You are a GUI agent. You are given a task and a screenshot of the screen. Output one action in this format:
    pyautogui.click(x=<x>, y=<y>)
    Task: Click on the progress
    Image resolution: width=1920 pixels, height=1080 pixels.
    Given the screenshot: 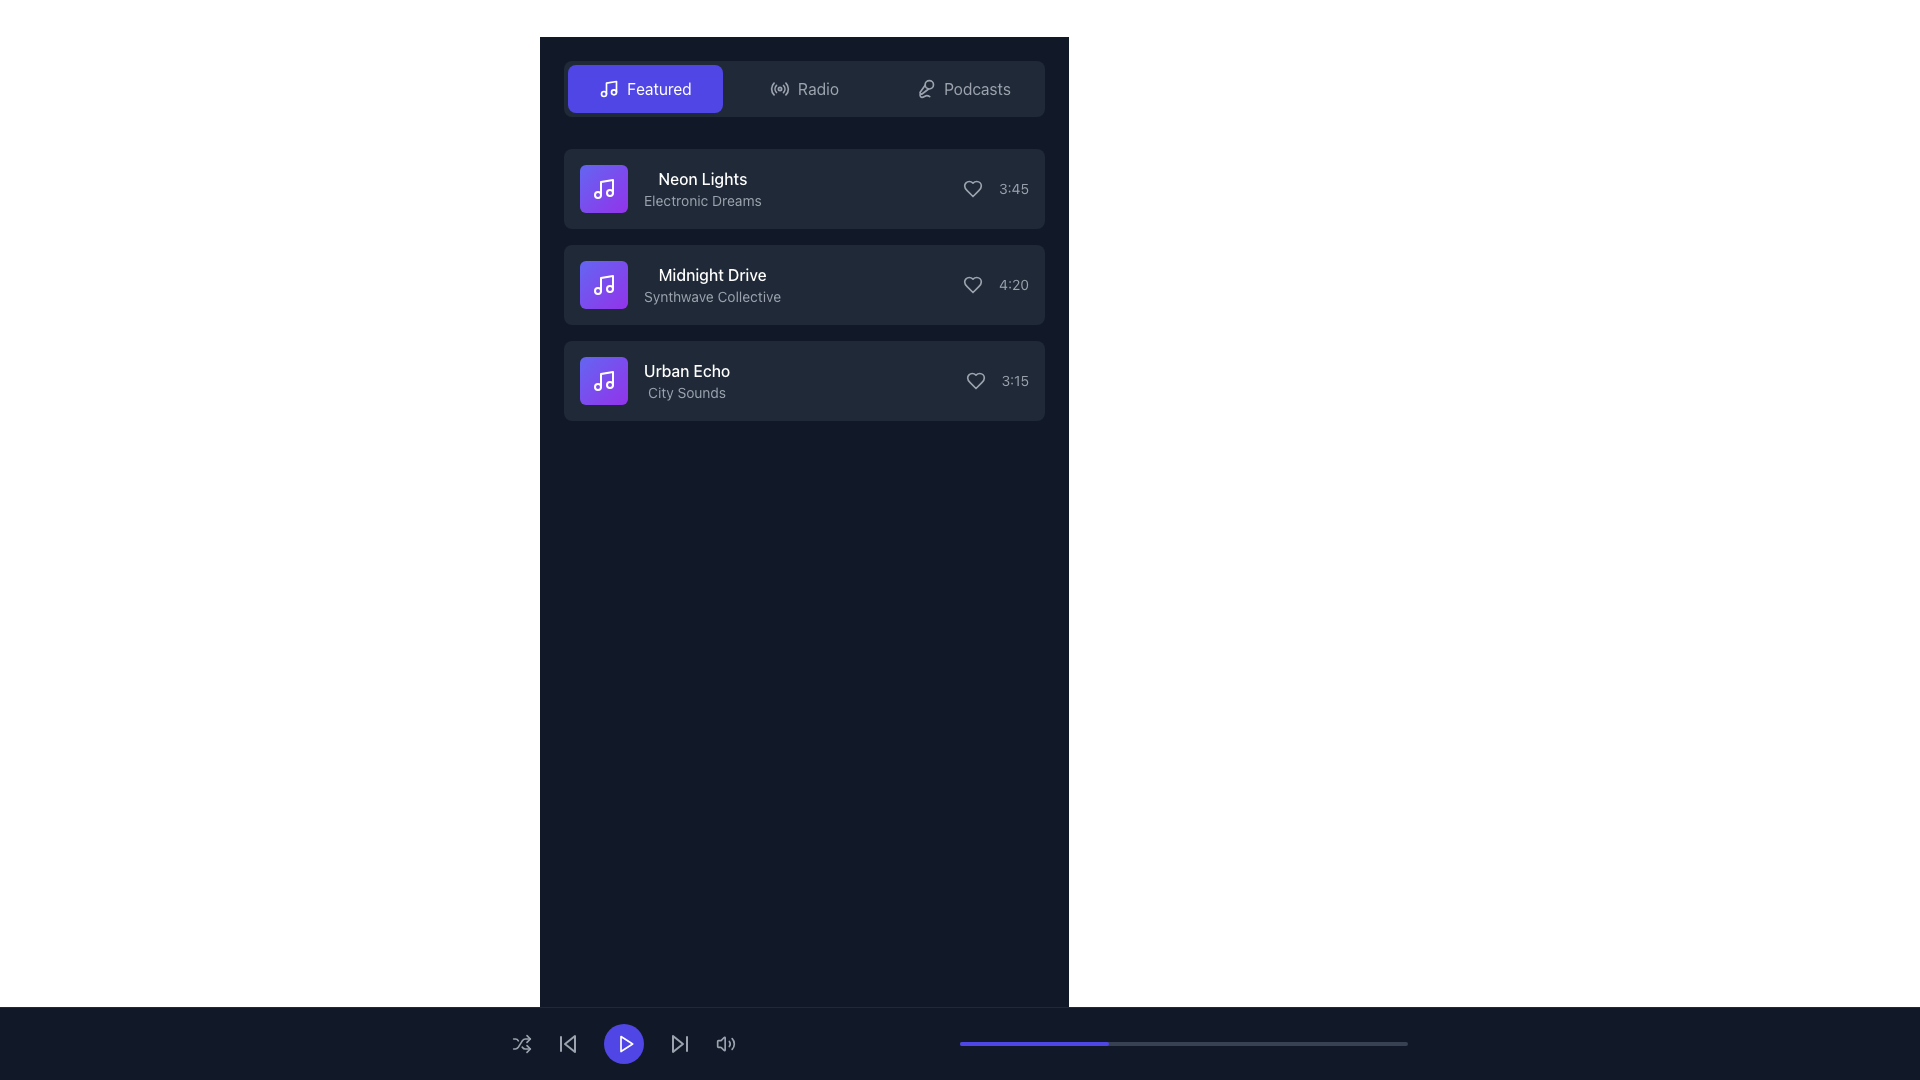 What is the action you would take?
    pyautogui.click(x=1084, y=1043)
    